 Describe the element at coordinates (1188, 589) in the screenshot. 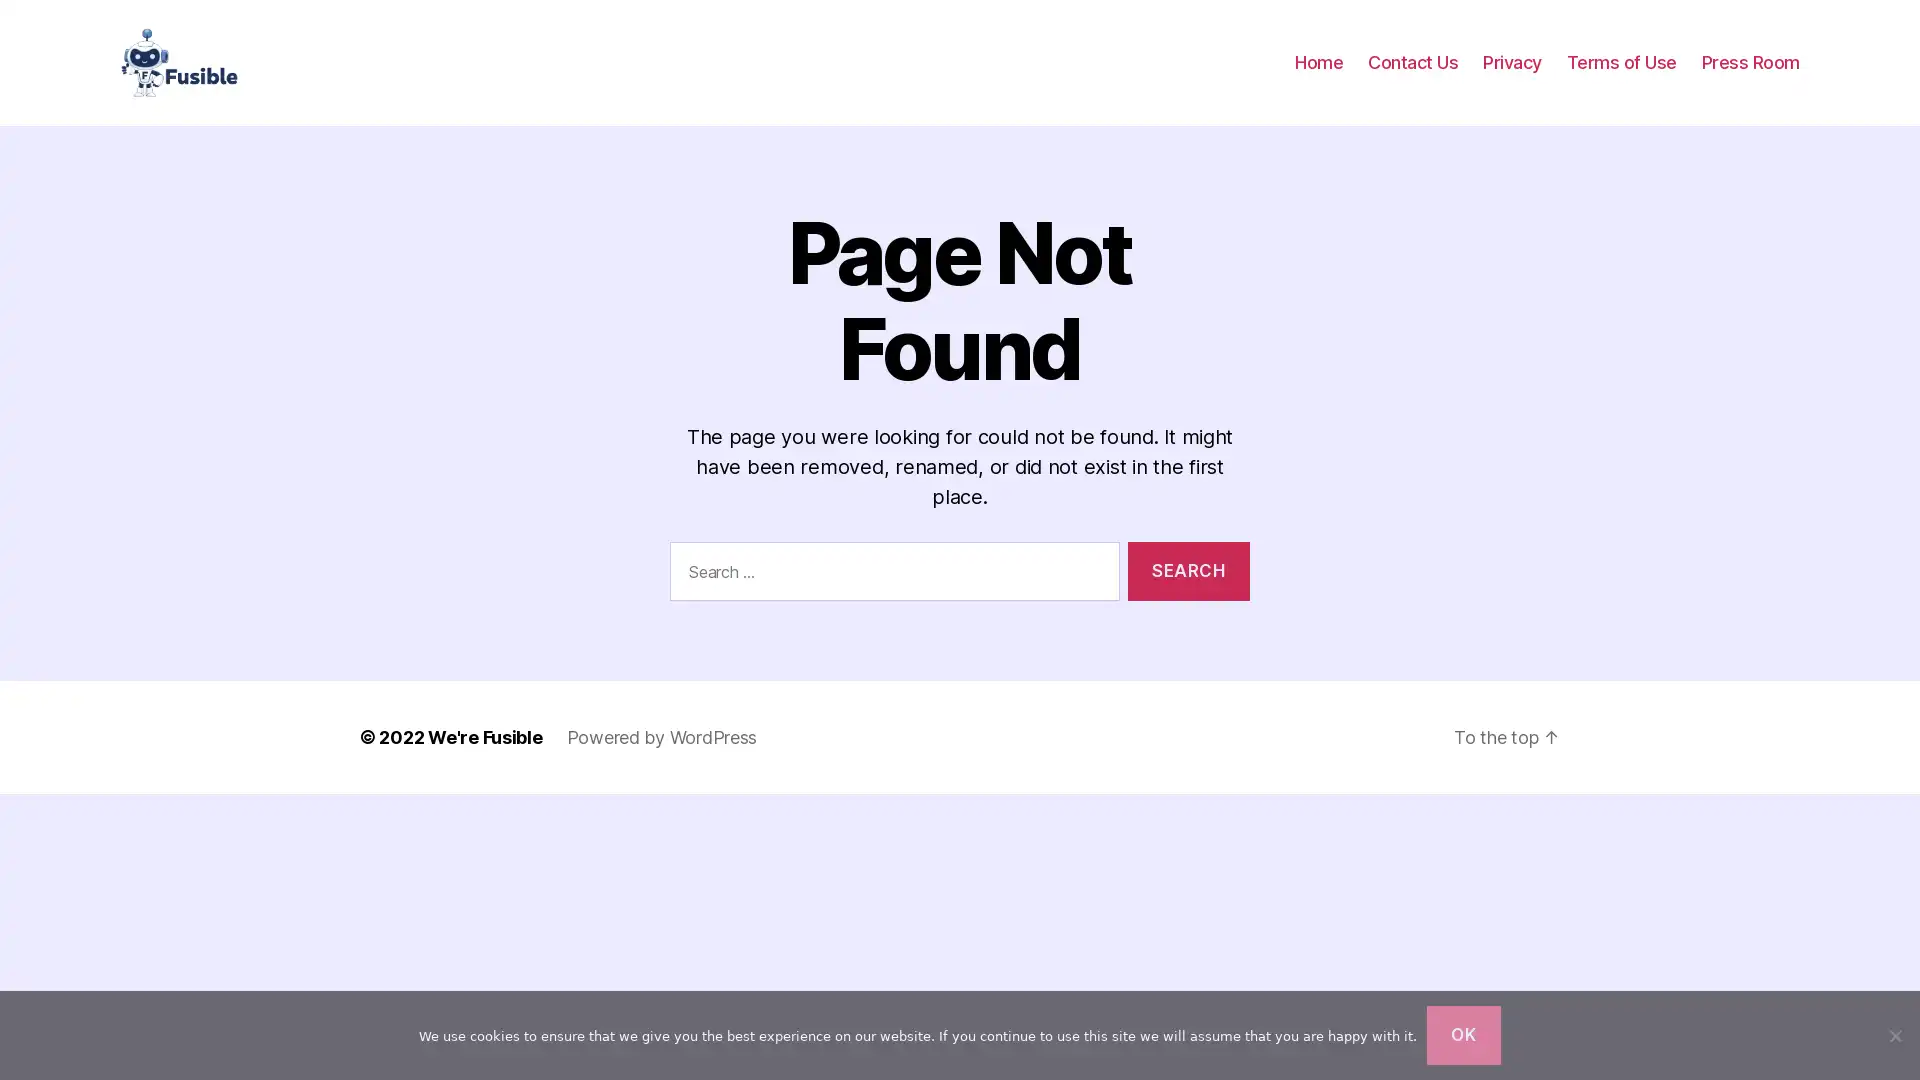

I see `Search` at that location.